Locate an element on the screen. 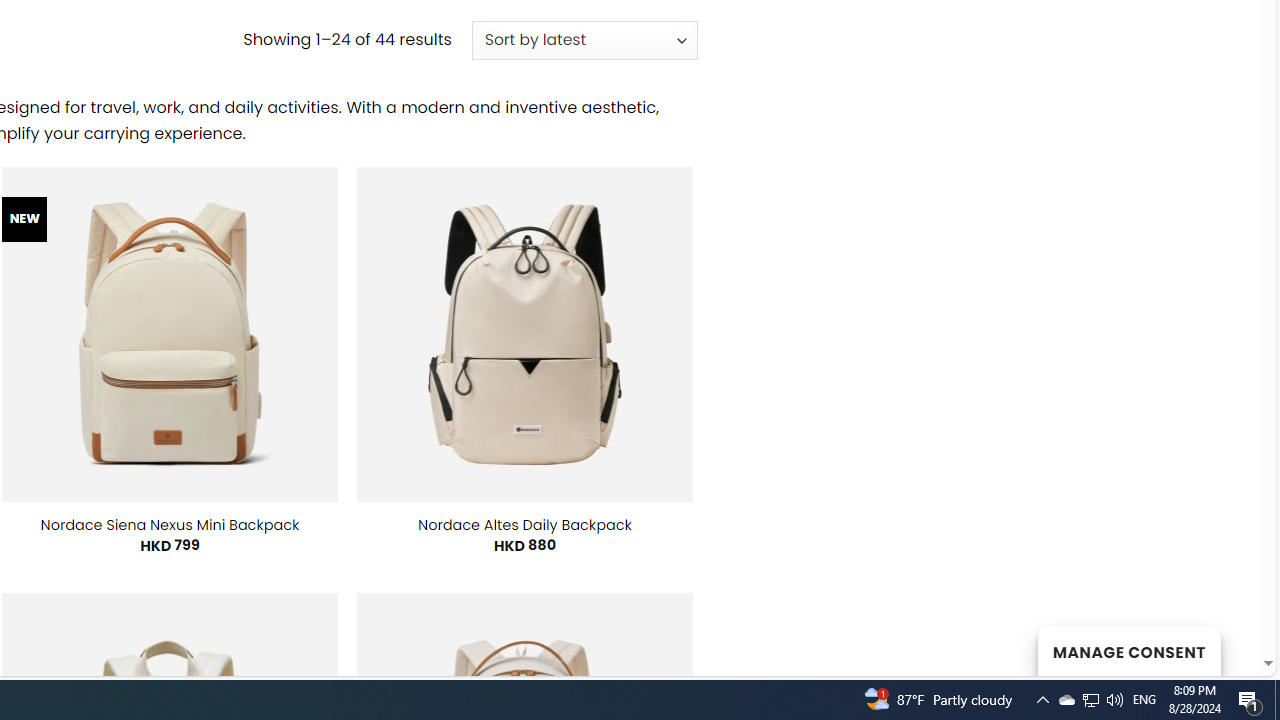 The height and width of the screenshot is (720, 1280). 'Nordace Siena Nexus Mini Backpack' is located at coordinates (169, 523).